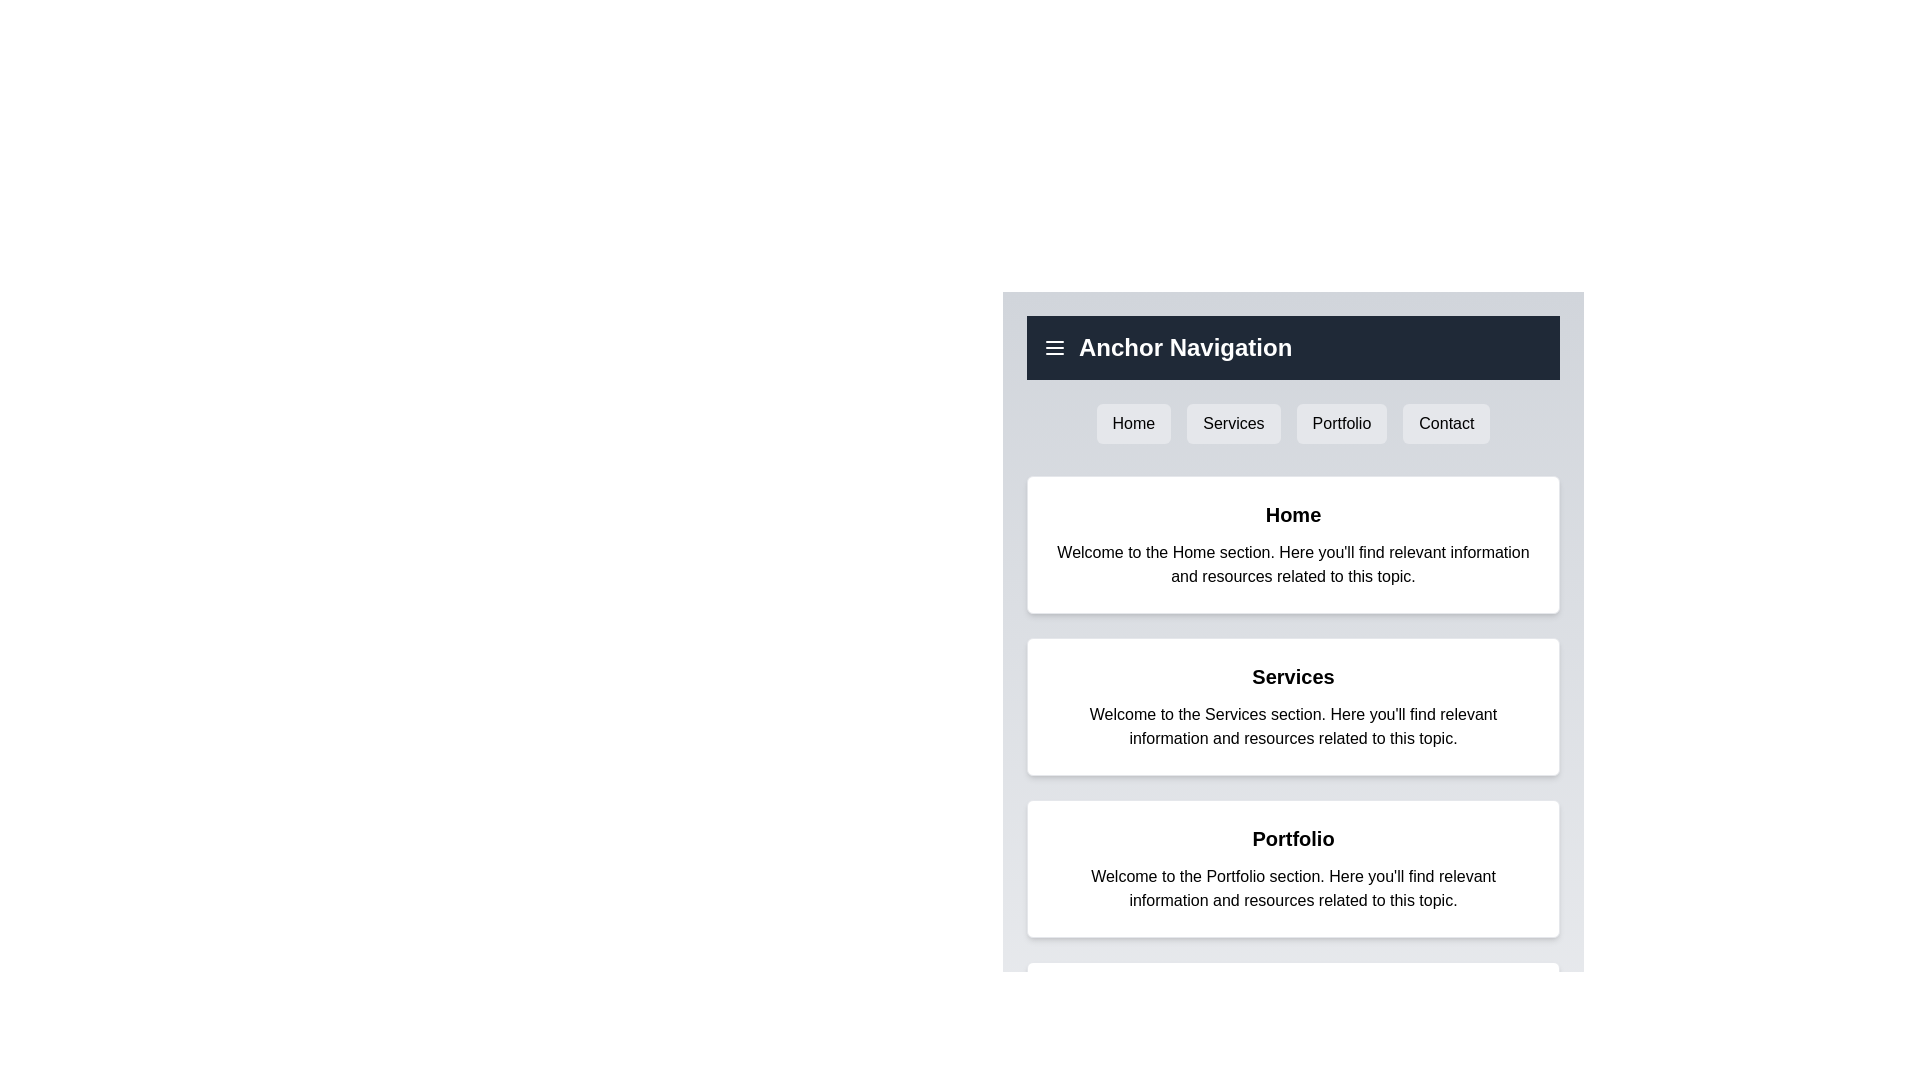 Image resolution: width=1920 pixels, height=1080 pixels. What do you see at coordinates (1054, 346) in the screenshot?
I see `the Hamburger Menu Icon, which consists of three horizontal white lines on a dark gray background, located at the top left corner of the interface next to the 'Anchor Navigation' title` at bounding box center [1054, 346].